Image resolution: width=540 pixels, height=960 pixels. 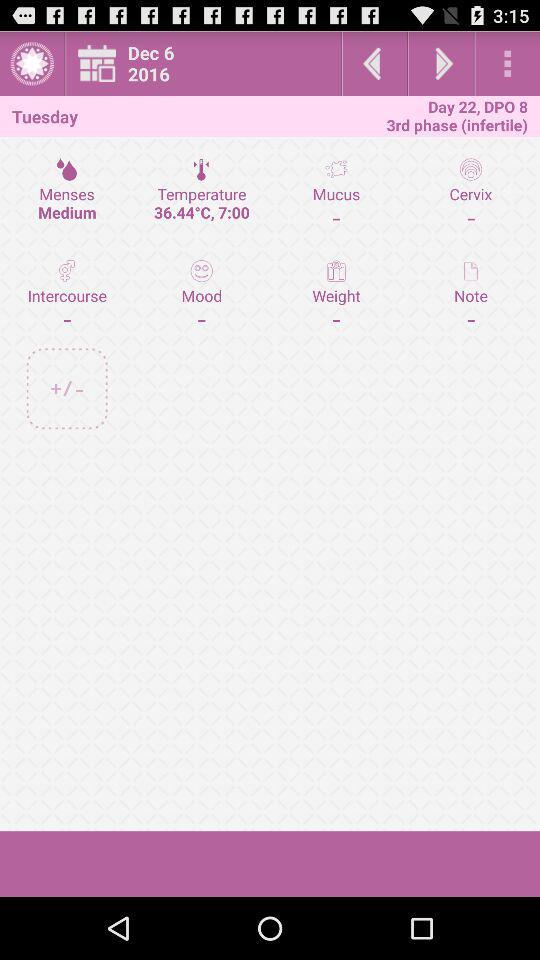 What do you see at coordinates (31, 63) in the screenshot?
I see `menu` at bounding box center [31, 63].